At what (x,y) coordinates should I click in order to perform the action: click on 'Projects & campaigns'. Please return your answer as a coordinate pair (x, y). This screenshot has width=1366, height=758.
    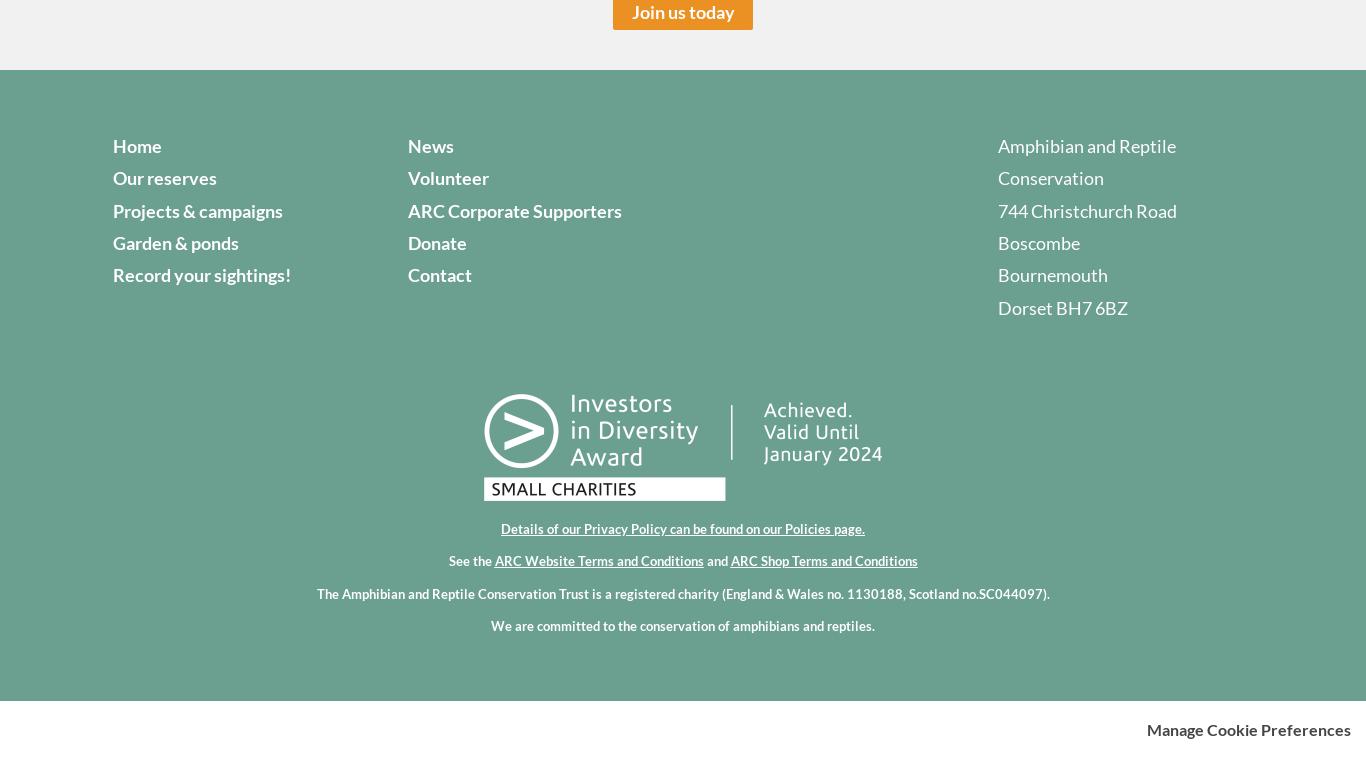
    Looking at the image, I should click on (196, 209).